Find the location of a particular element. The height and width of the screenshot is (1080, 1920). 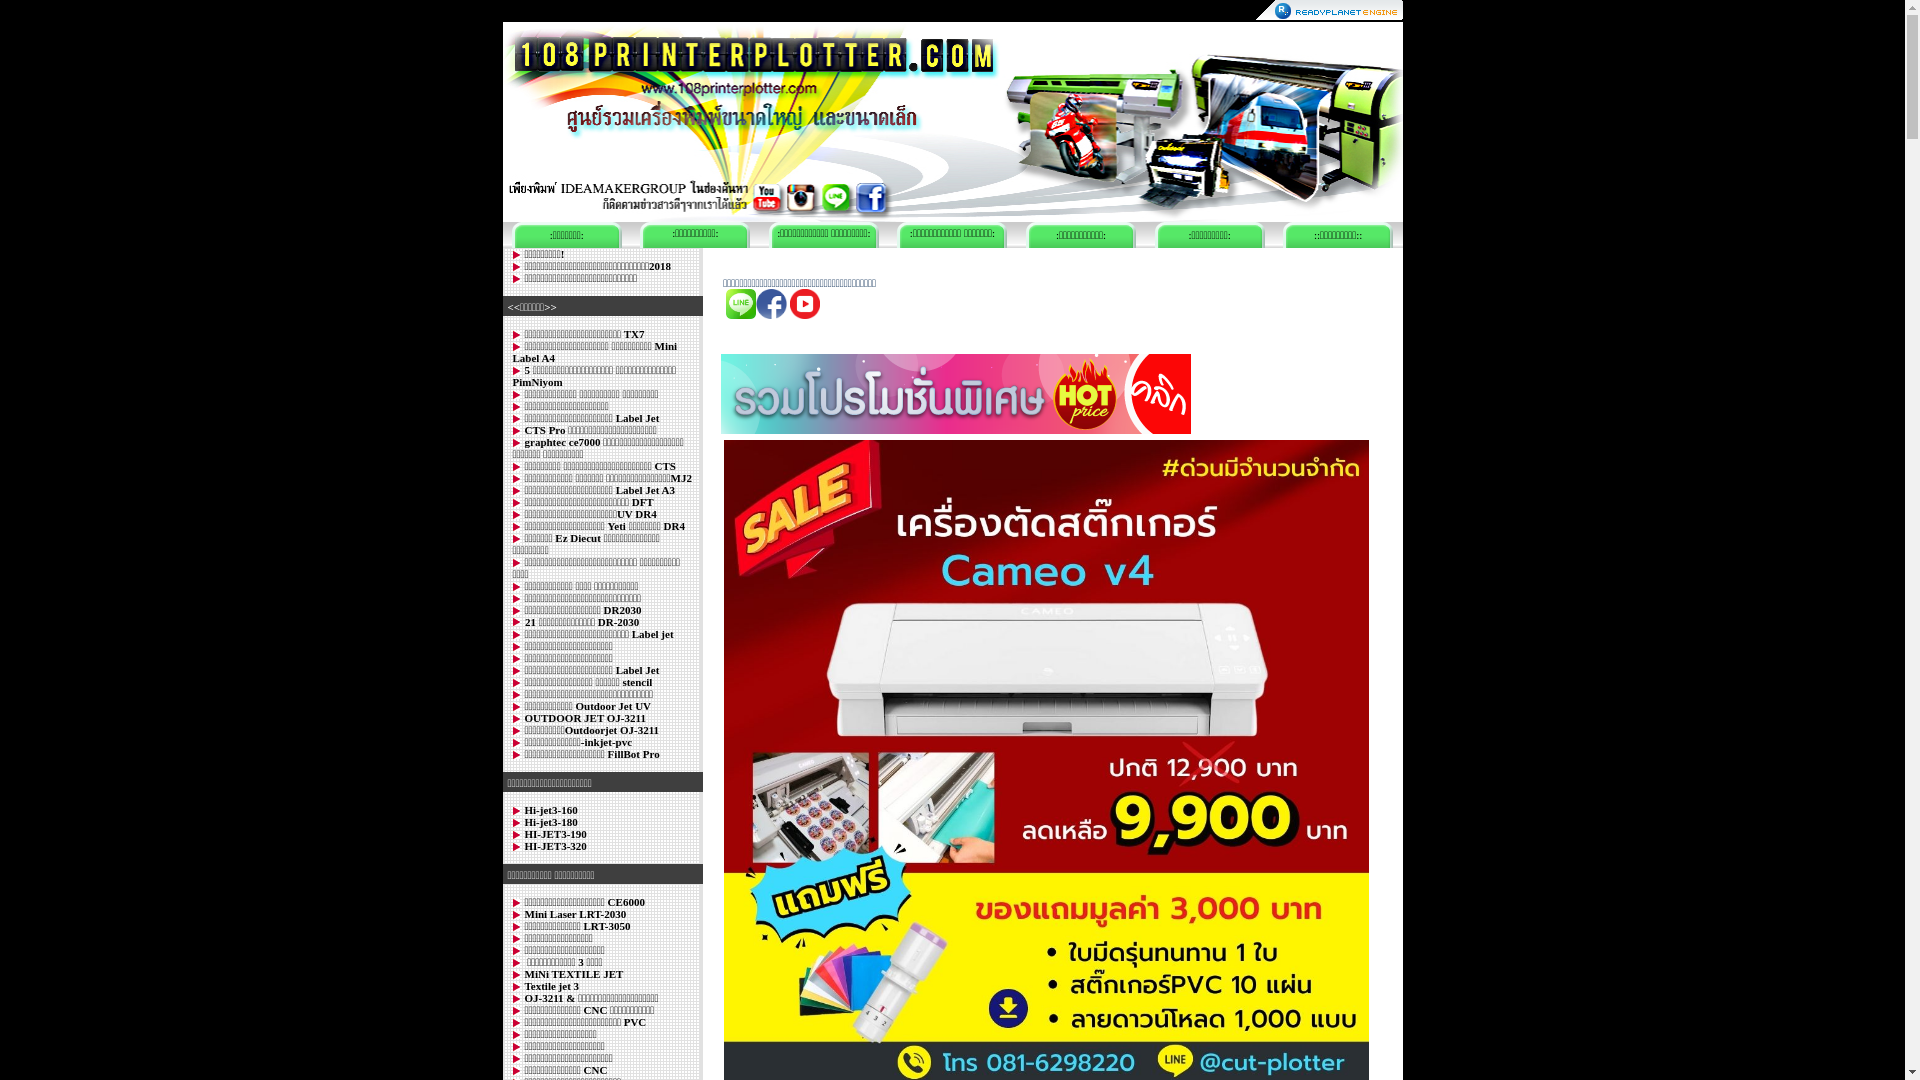

'Textile jet 3' is located at coordinates (523, 985).